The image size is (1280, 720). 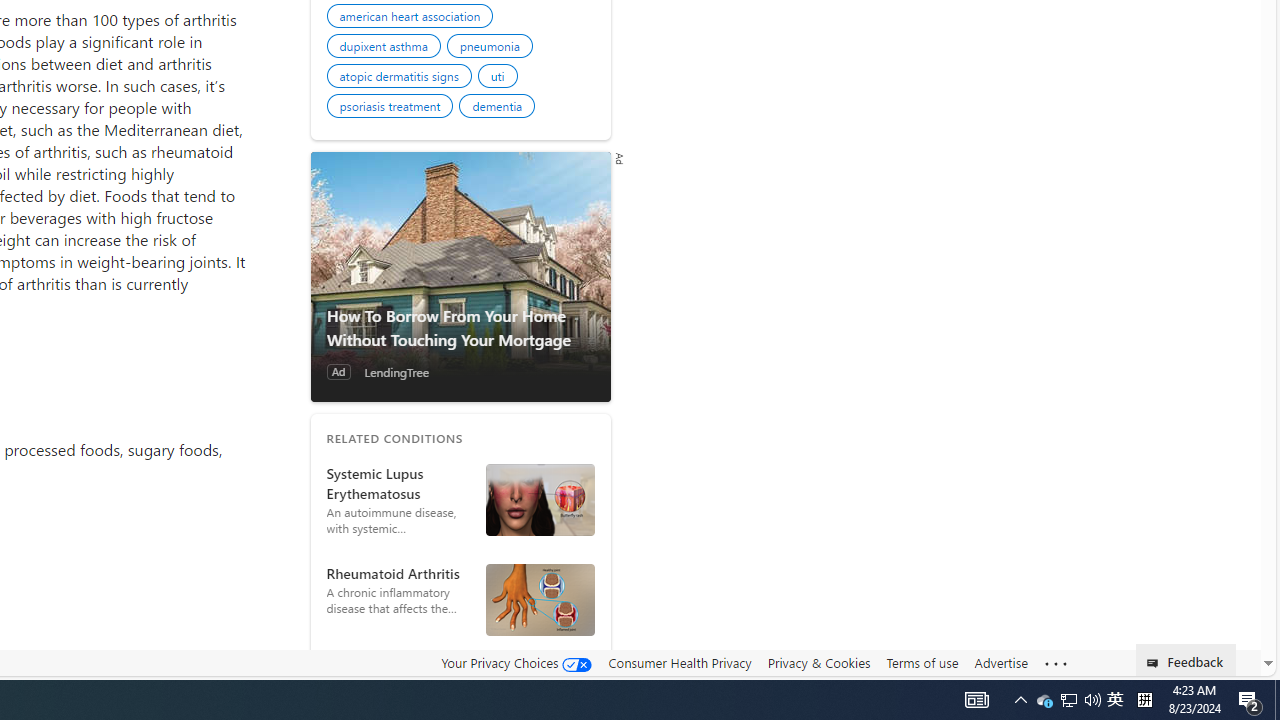 I want to click on 'Consumer Health Privacy', so click(x=680, y=663).